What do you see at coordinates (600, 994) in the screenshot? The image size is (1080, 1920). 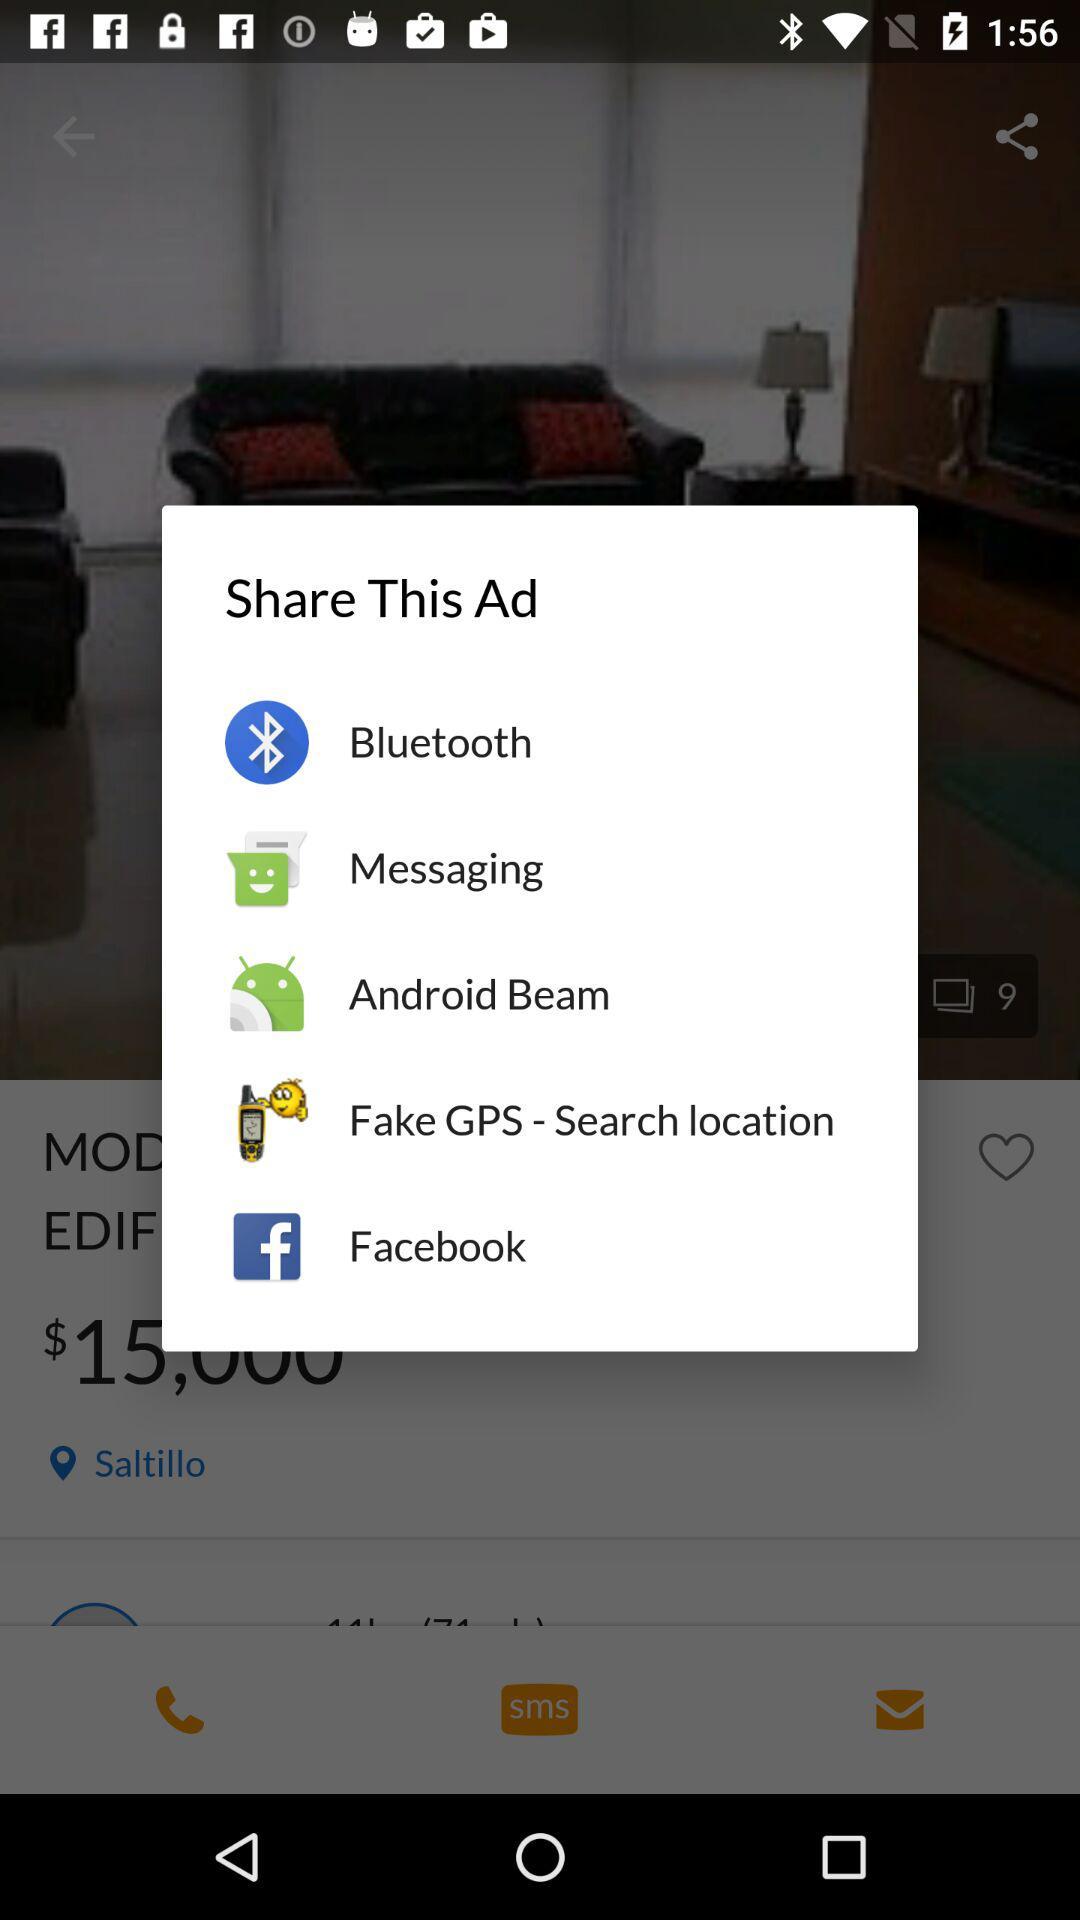 I see `the android beam` at bounding box center [600, 994].